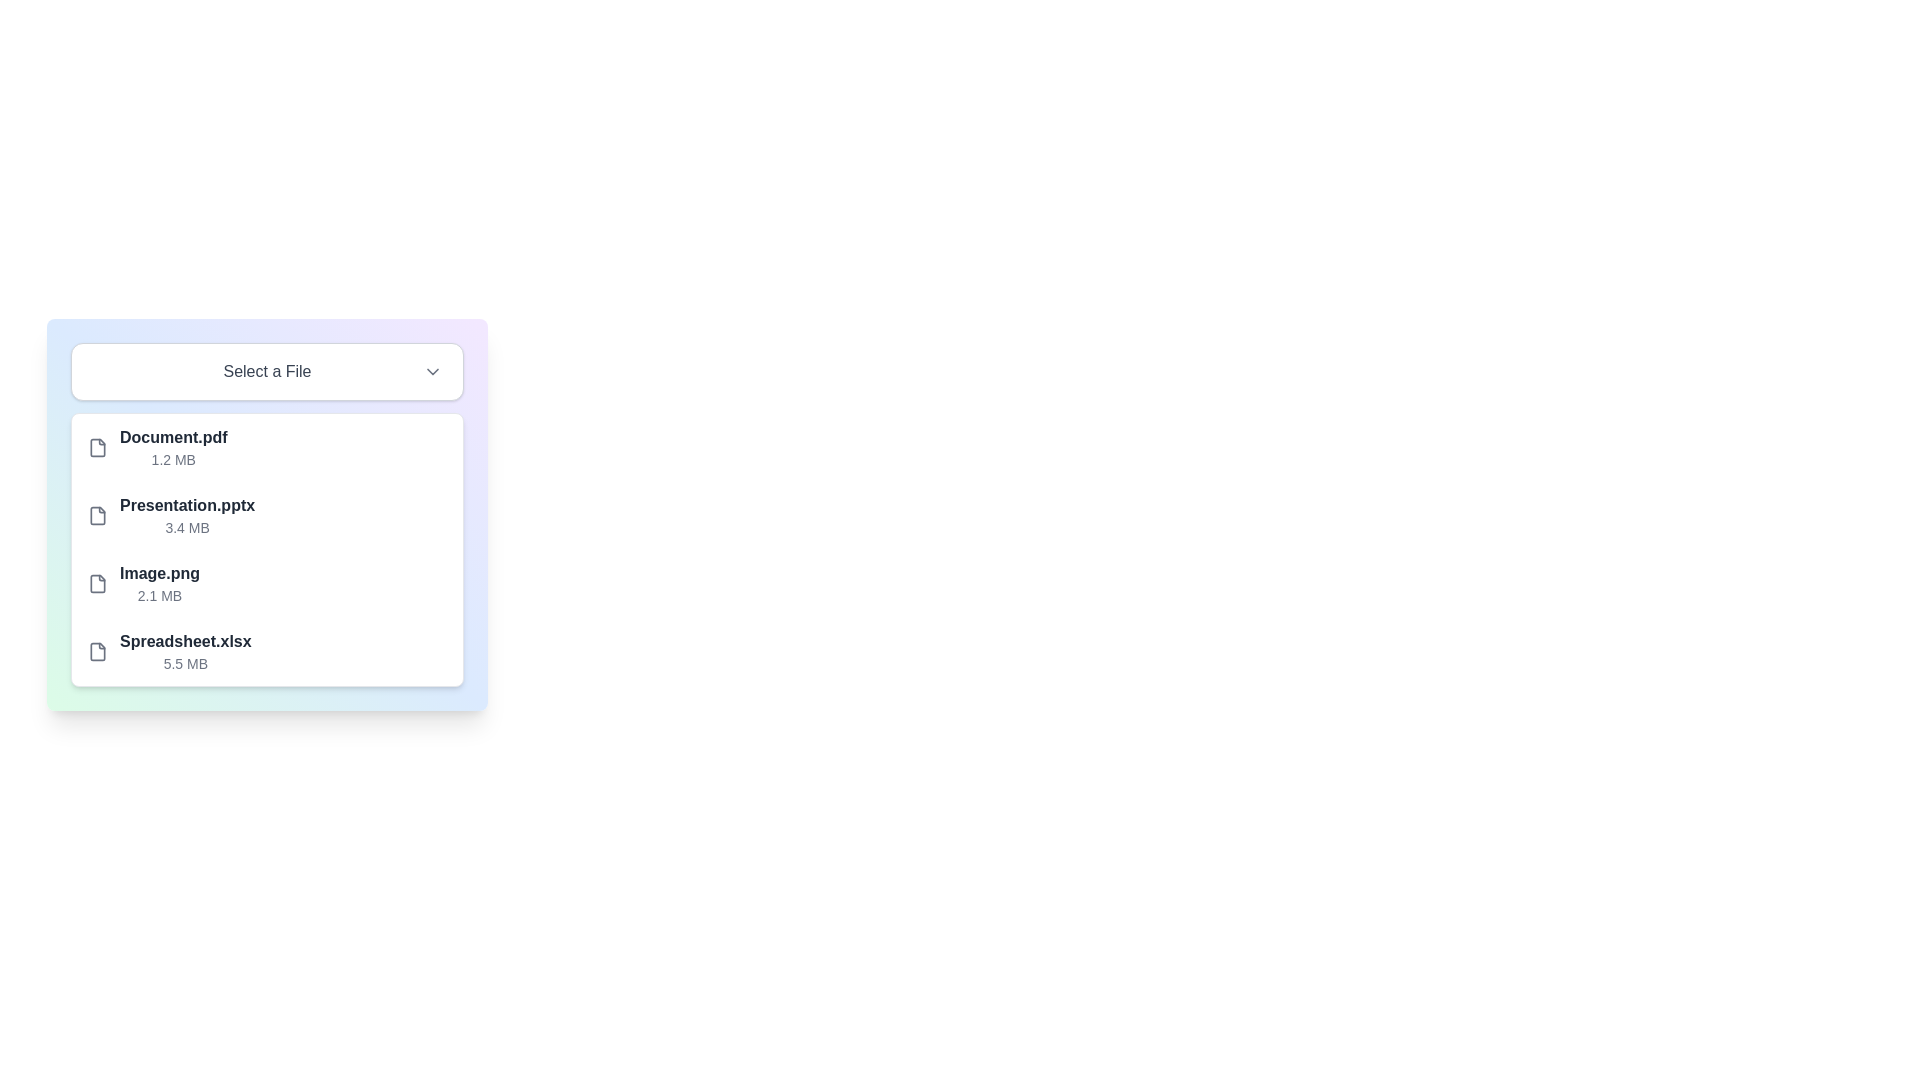 The image size is (1920, 1080). I want to click on the downward pointing arrow icon in the 'Select a File' button group, so click(431, 371).